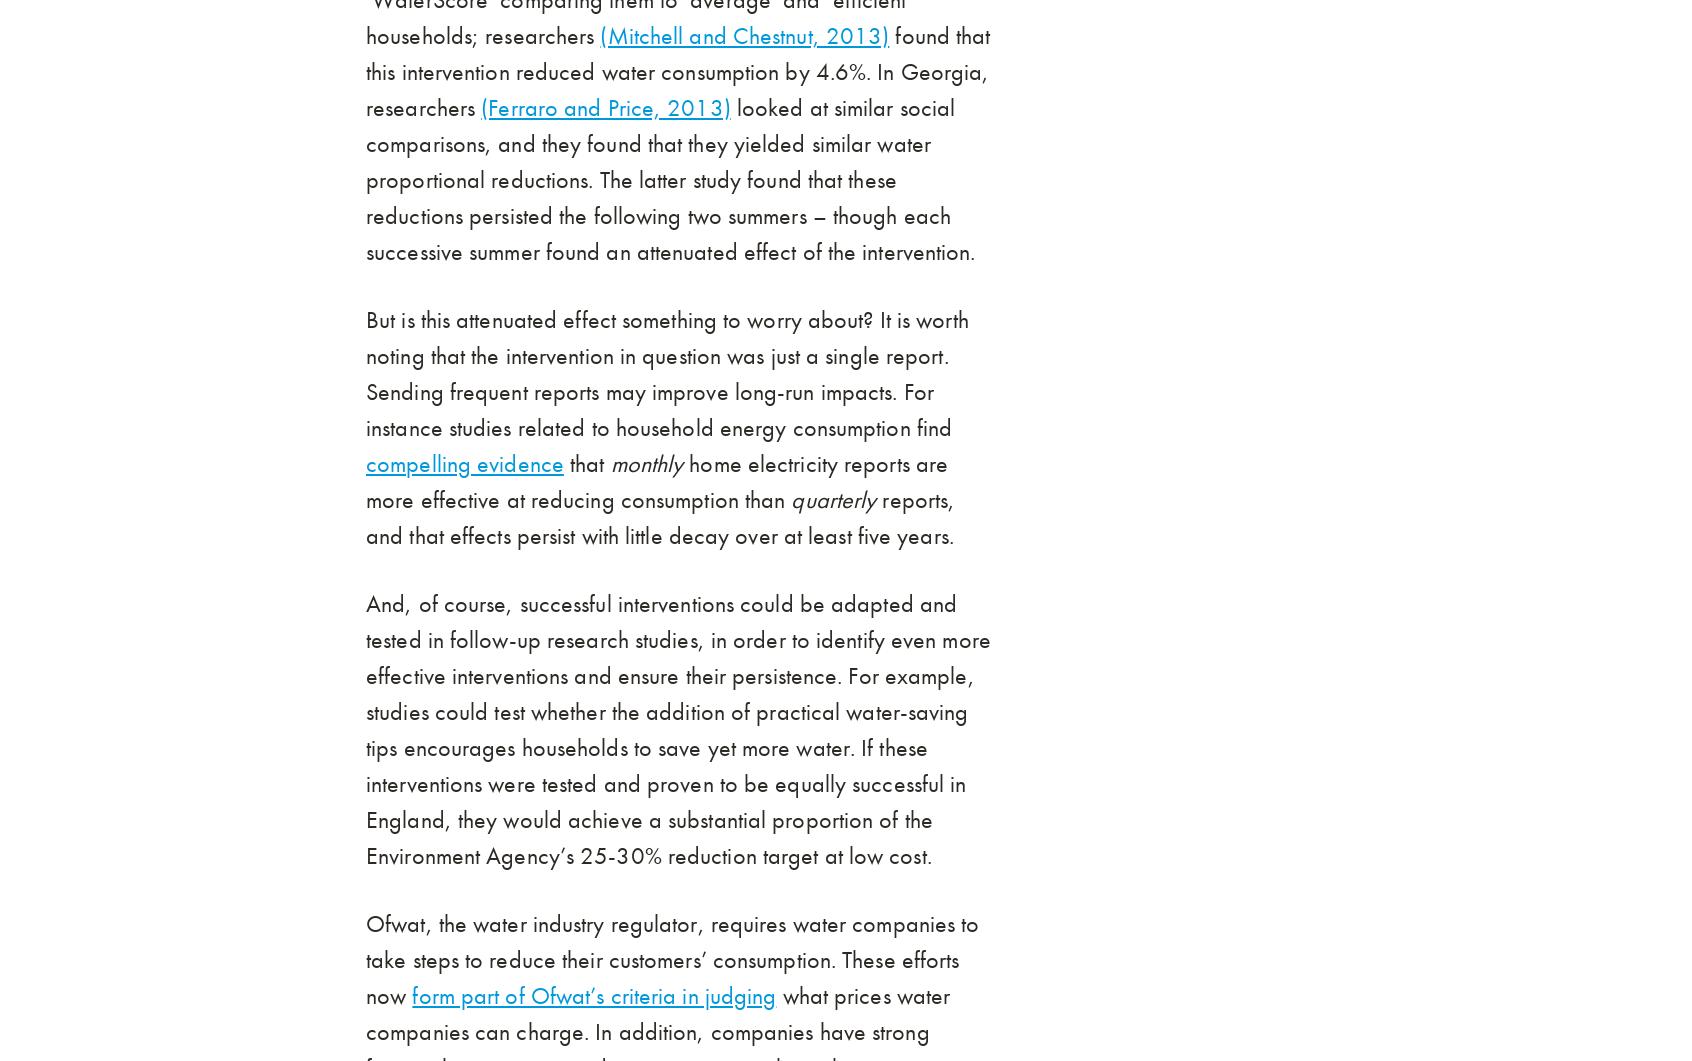  I want to click on '(Ferraro and Price, 2013)', so click(604, 108).